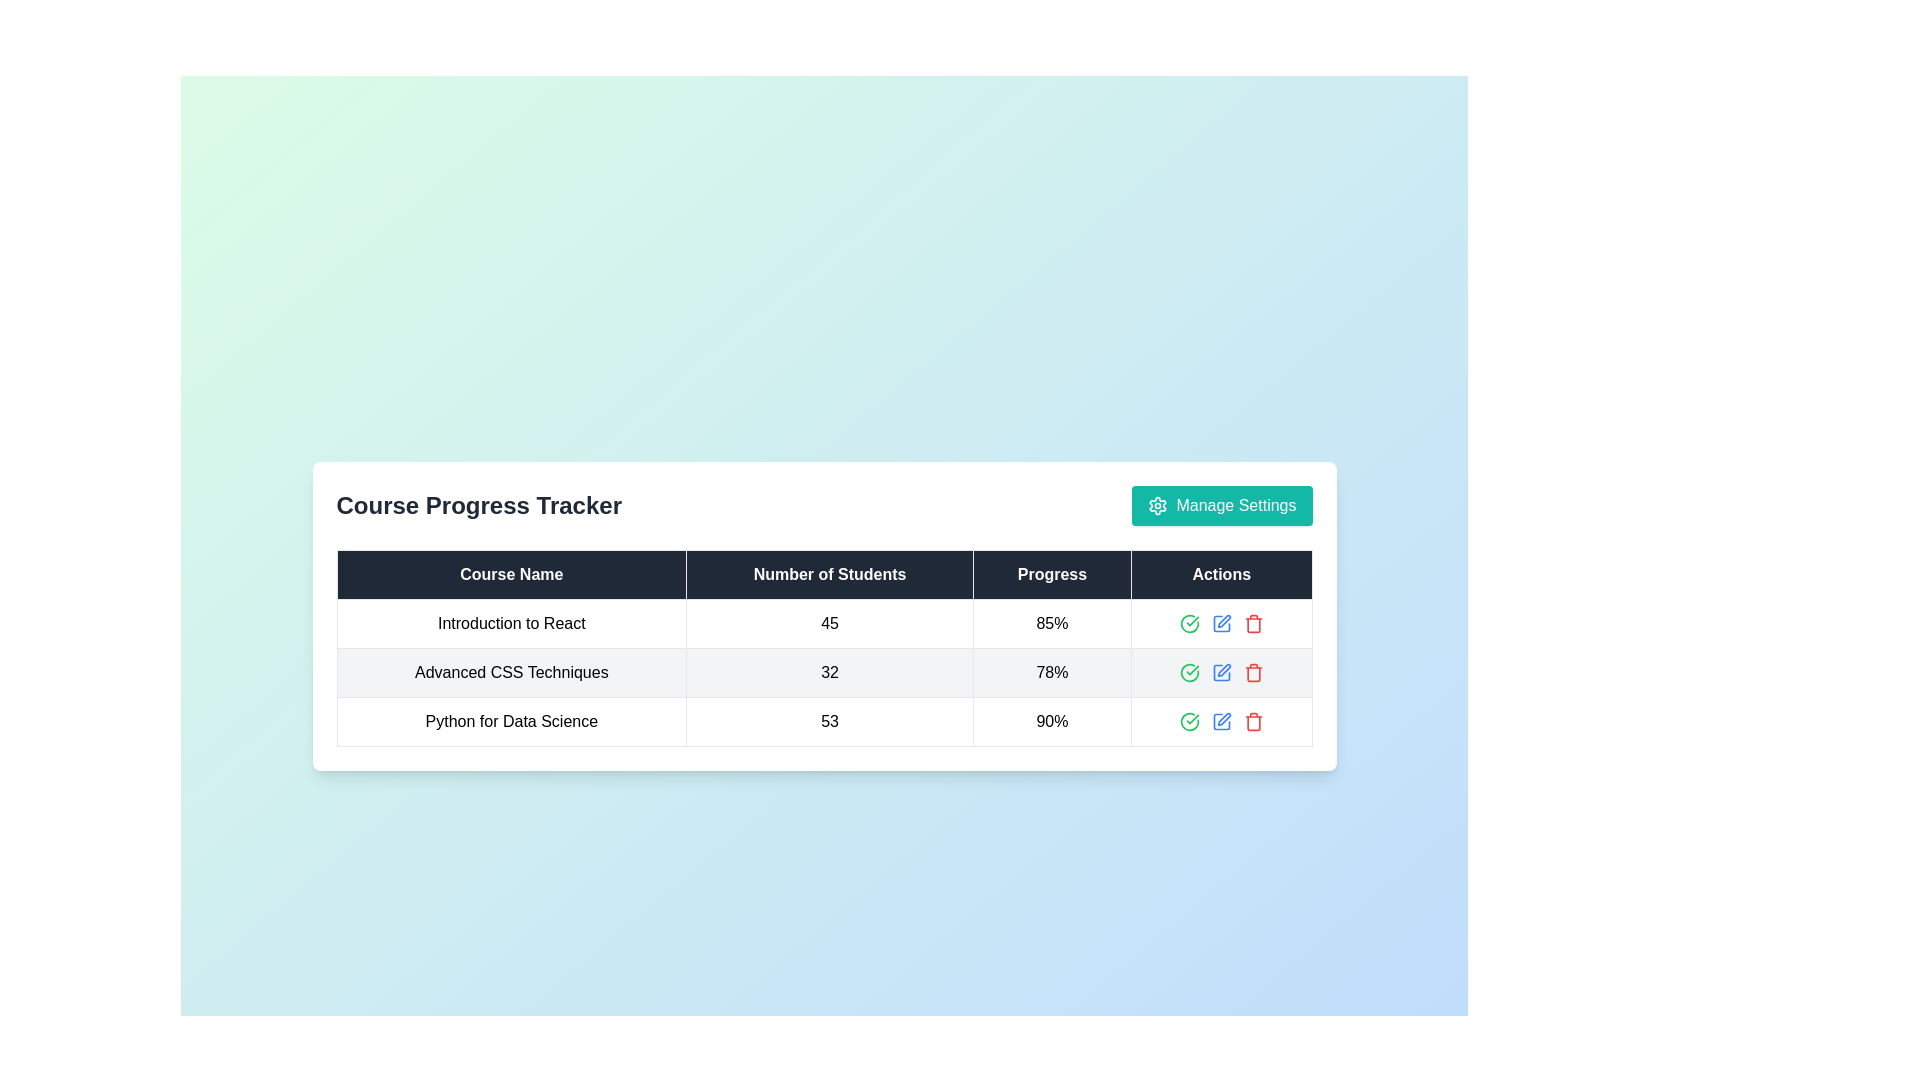  Describe the element at coordinates (1220, 622) in the screenshot. I see `the edit button located in the middle of the 'Actions' column in the third row of the table to initiate editing actions for the corresponding table entry` at that location.